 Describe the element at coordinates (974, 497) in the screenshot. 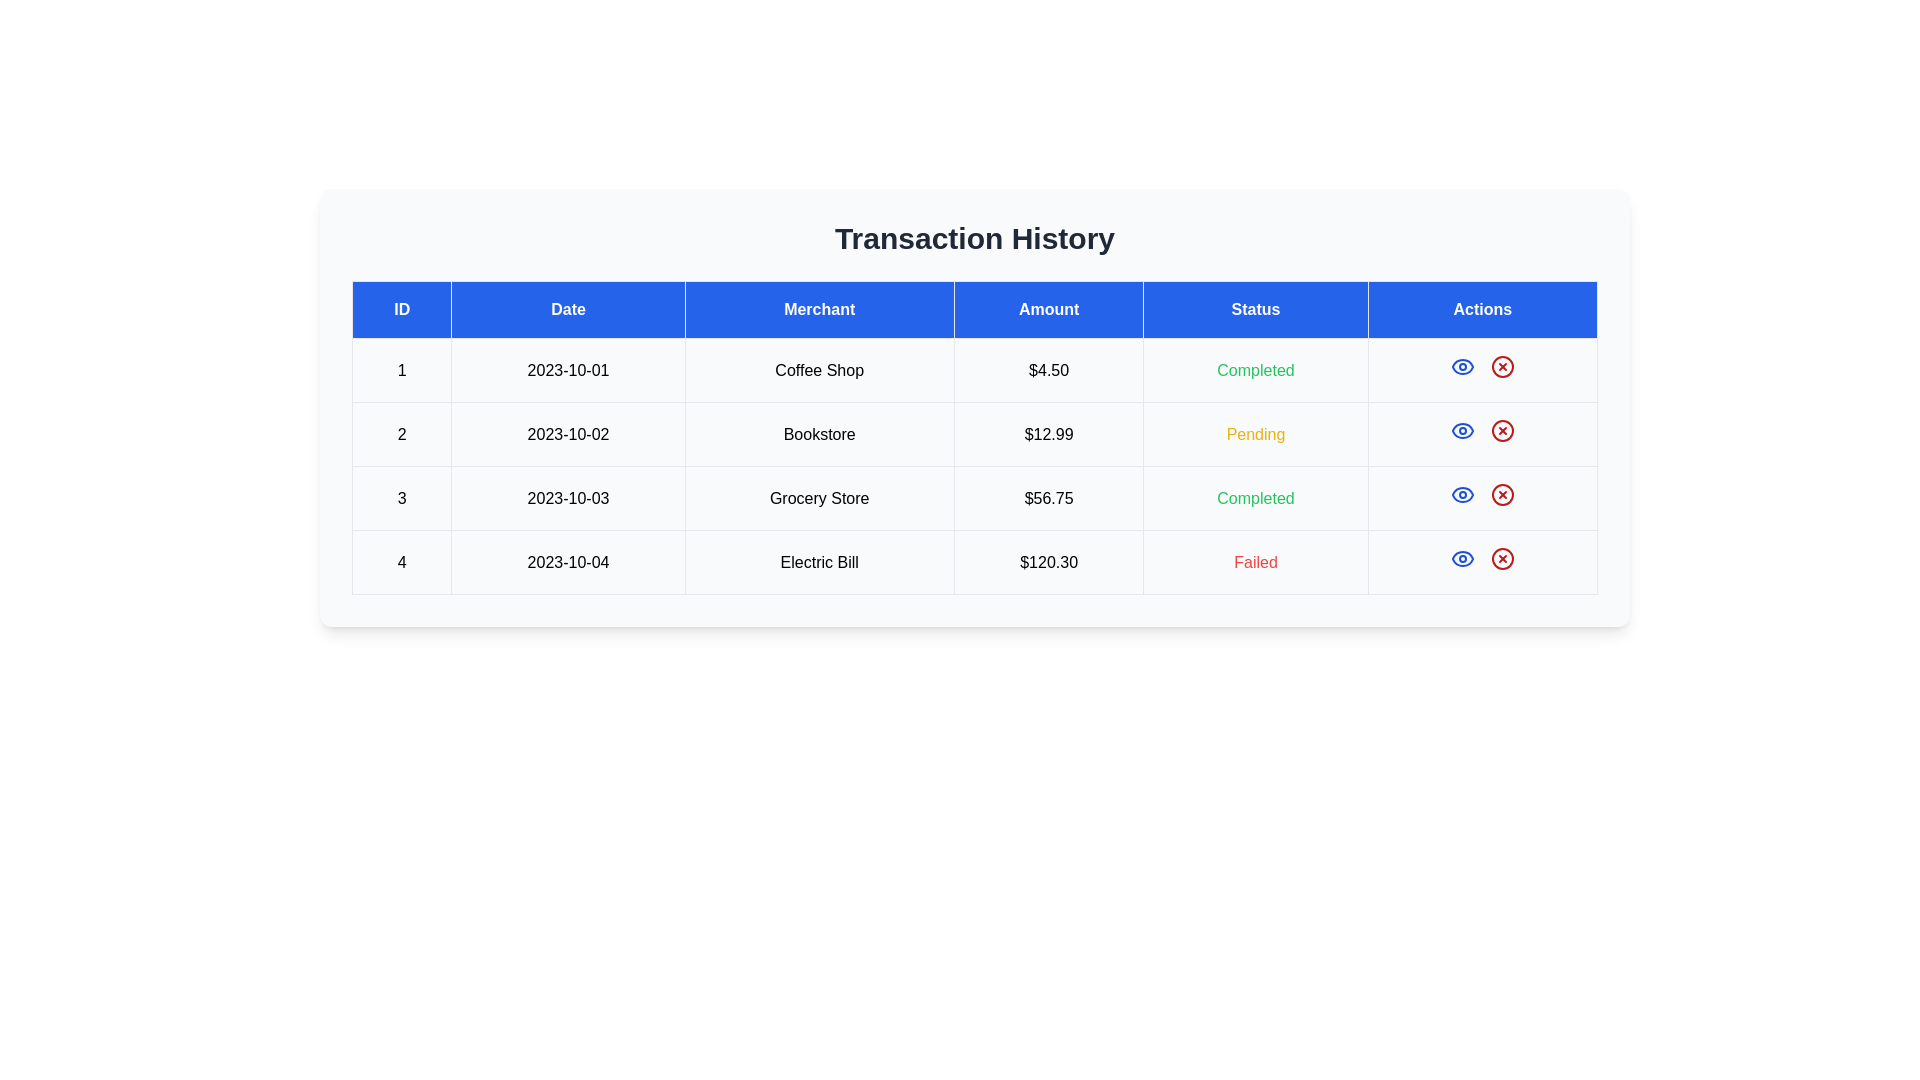

I see `the text of transaction entry 3` at that location.